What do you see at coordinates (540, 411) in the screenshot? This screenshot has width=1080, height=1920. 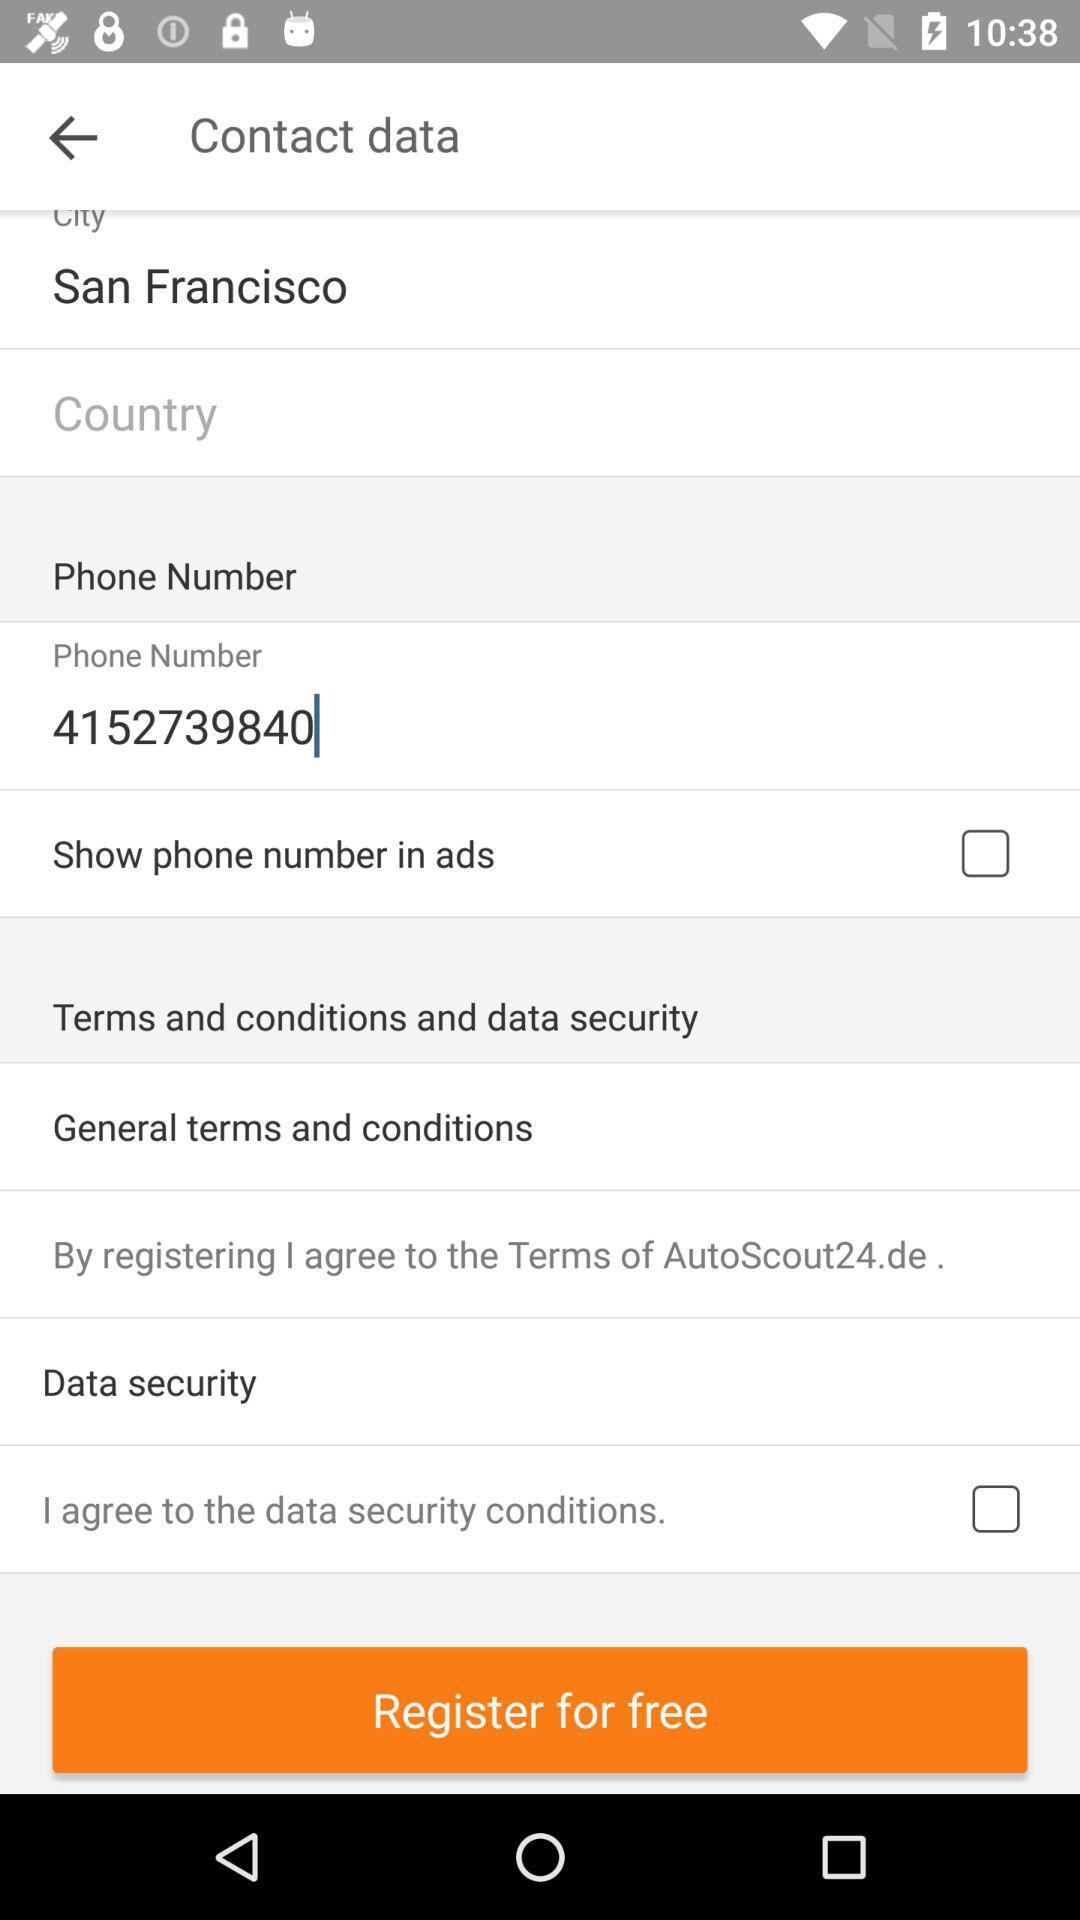 I see `input country` at bounding box center [540, 411].